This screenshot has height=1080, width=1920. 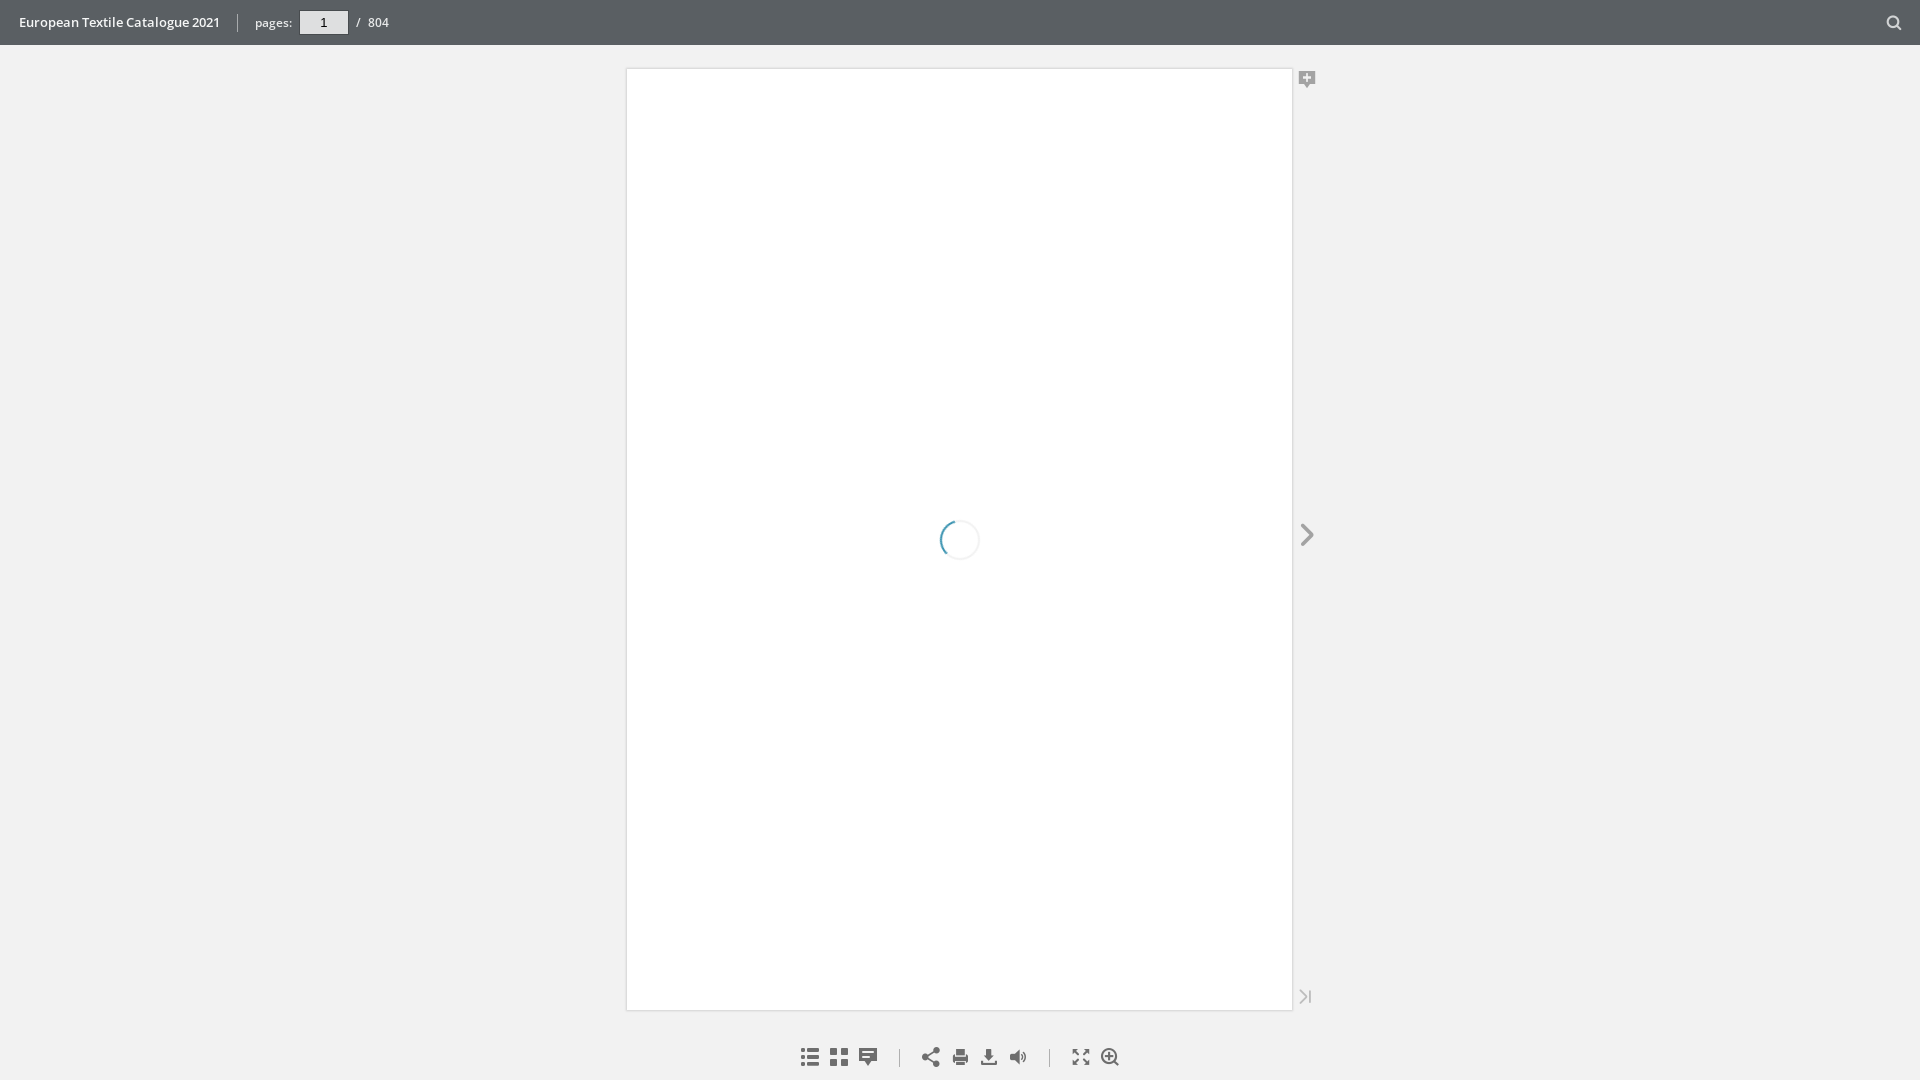 I want to click on 'Table of Contents', so click(x=795, y=1056).